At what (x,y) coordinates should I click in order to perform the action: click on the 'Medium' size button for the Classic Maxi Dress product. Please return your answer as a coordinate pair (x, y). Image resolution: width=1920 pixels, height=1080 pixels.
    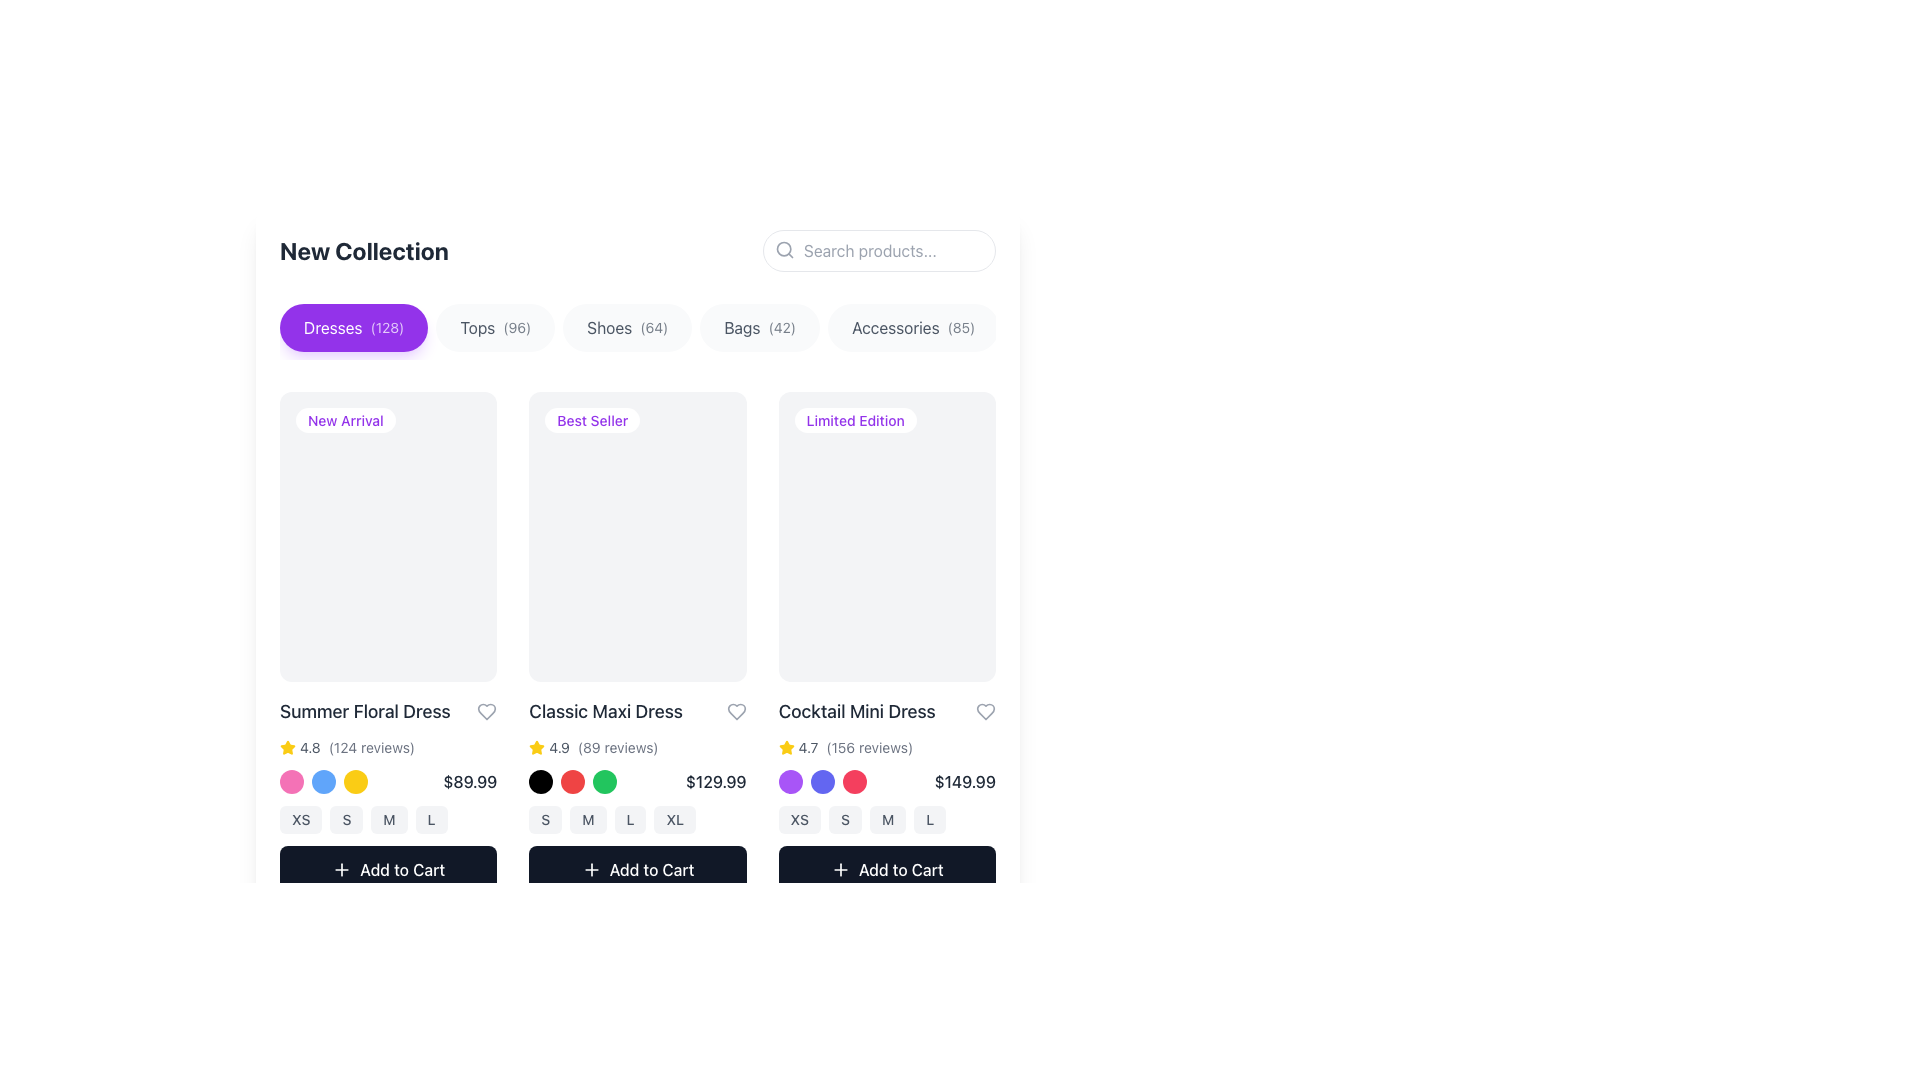
    Looking at the image, I should click on (587, 819).